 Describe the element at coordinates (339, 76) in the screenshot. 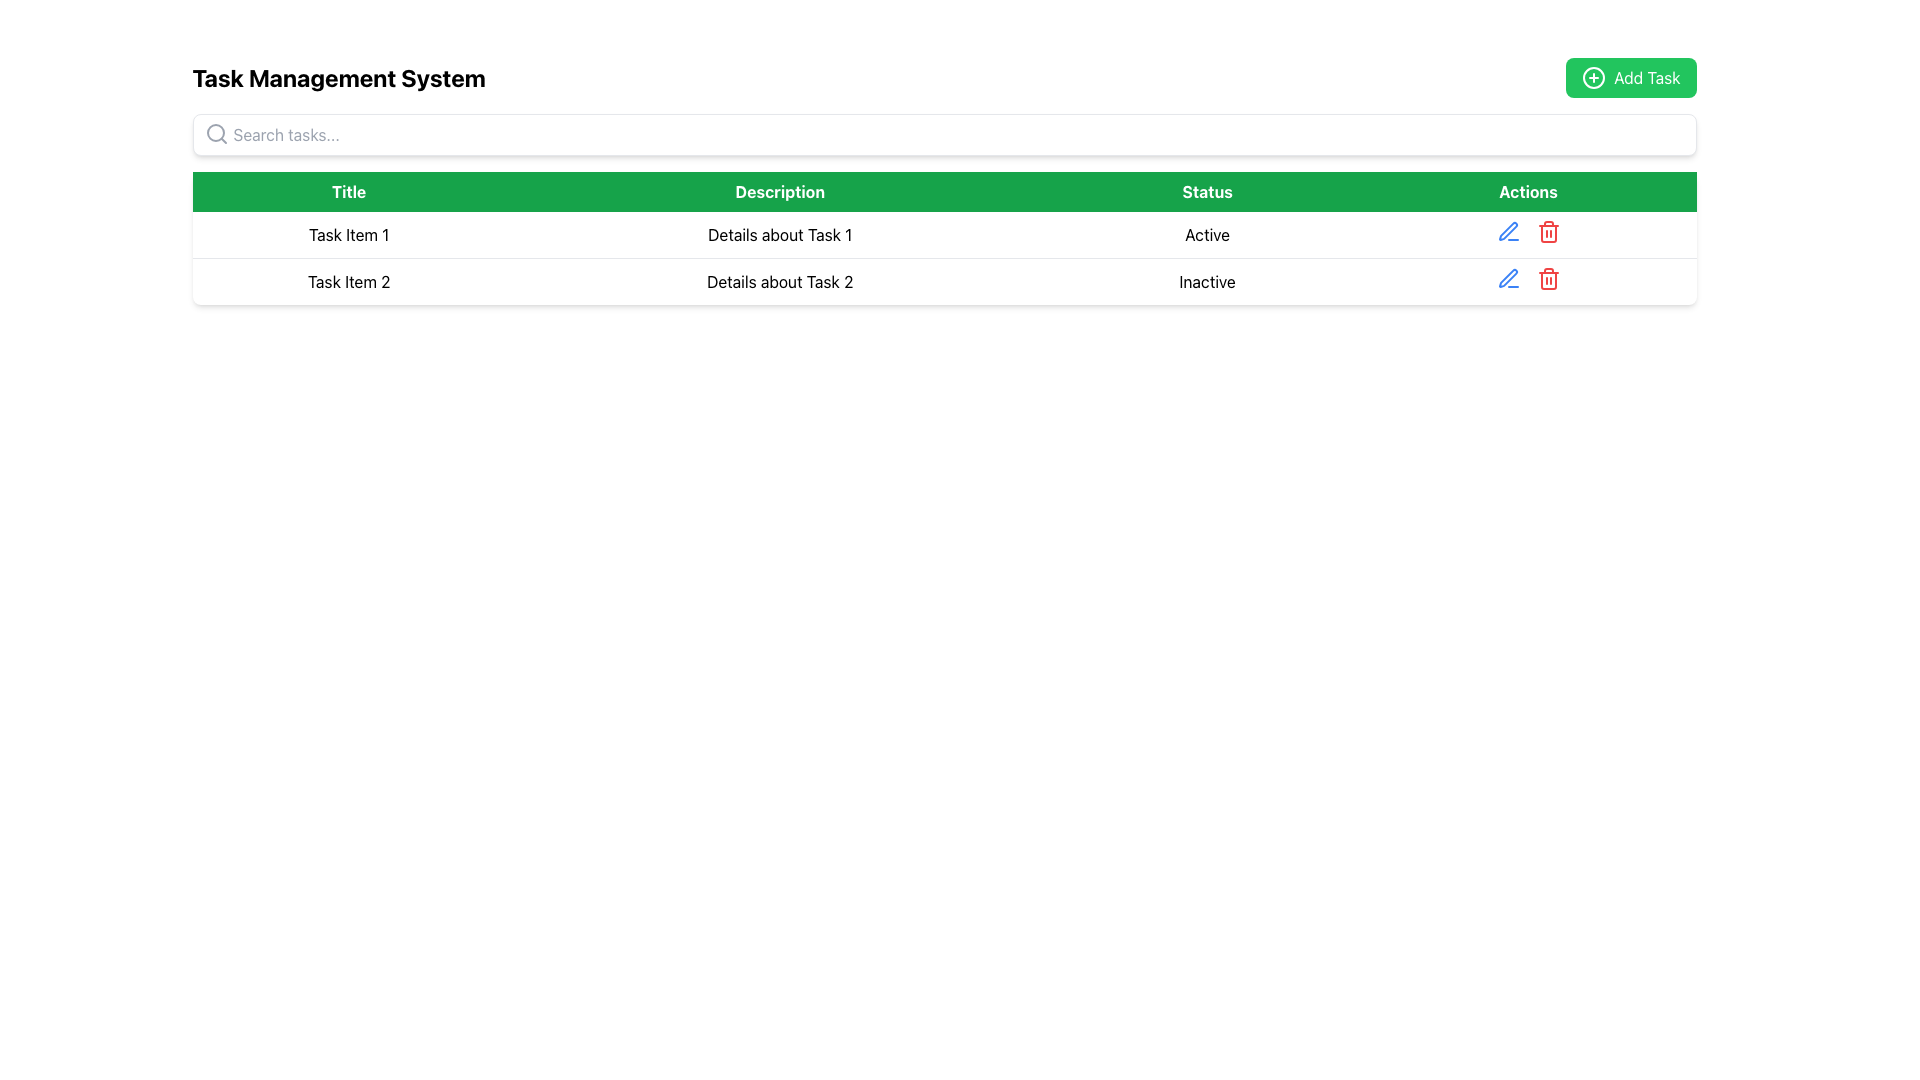

I see `the bold text label displaying 'Task Management System', which is positioned at the top-left of the interface, preceding the green 'Add Task' button` at that location.